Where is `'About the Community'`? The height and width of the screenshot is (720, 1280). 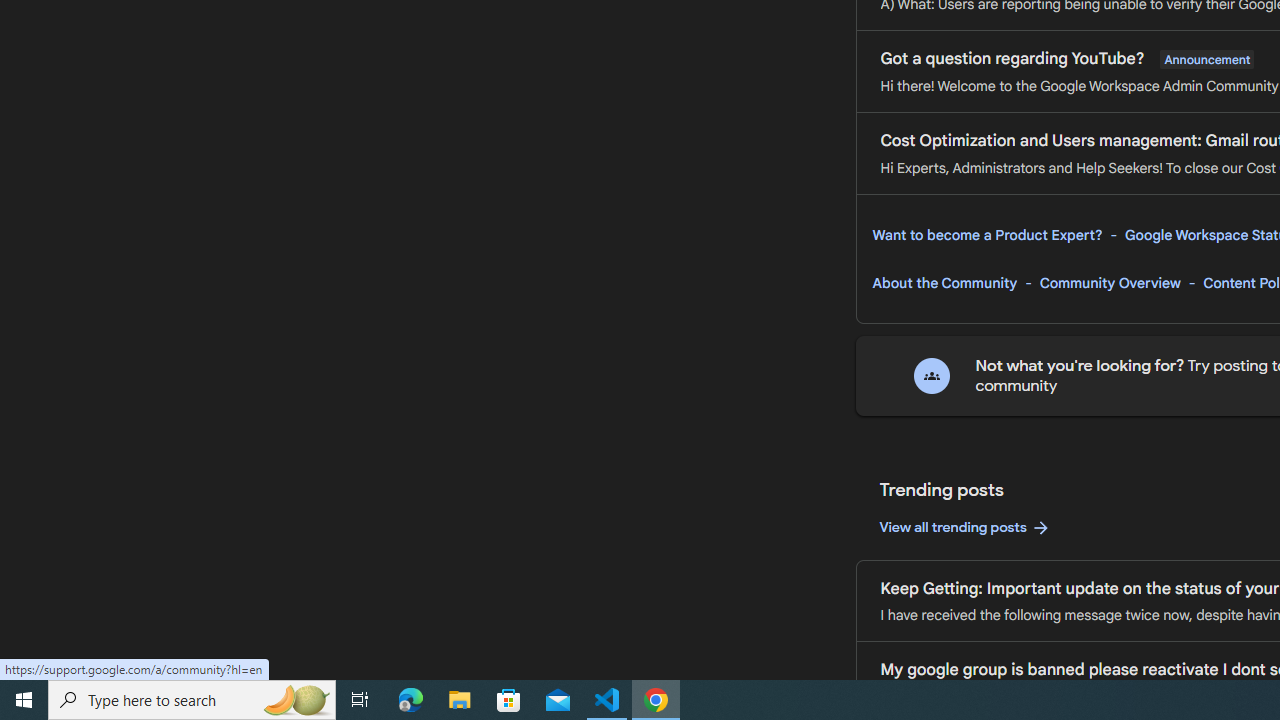 'About the Community' is located at coordinates (943, 283).